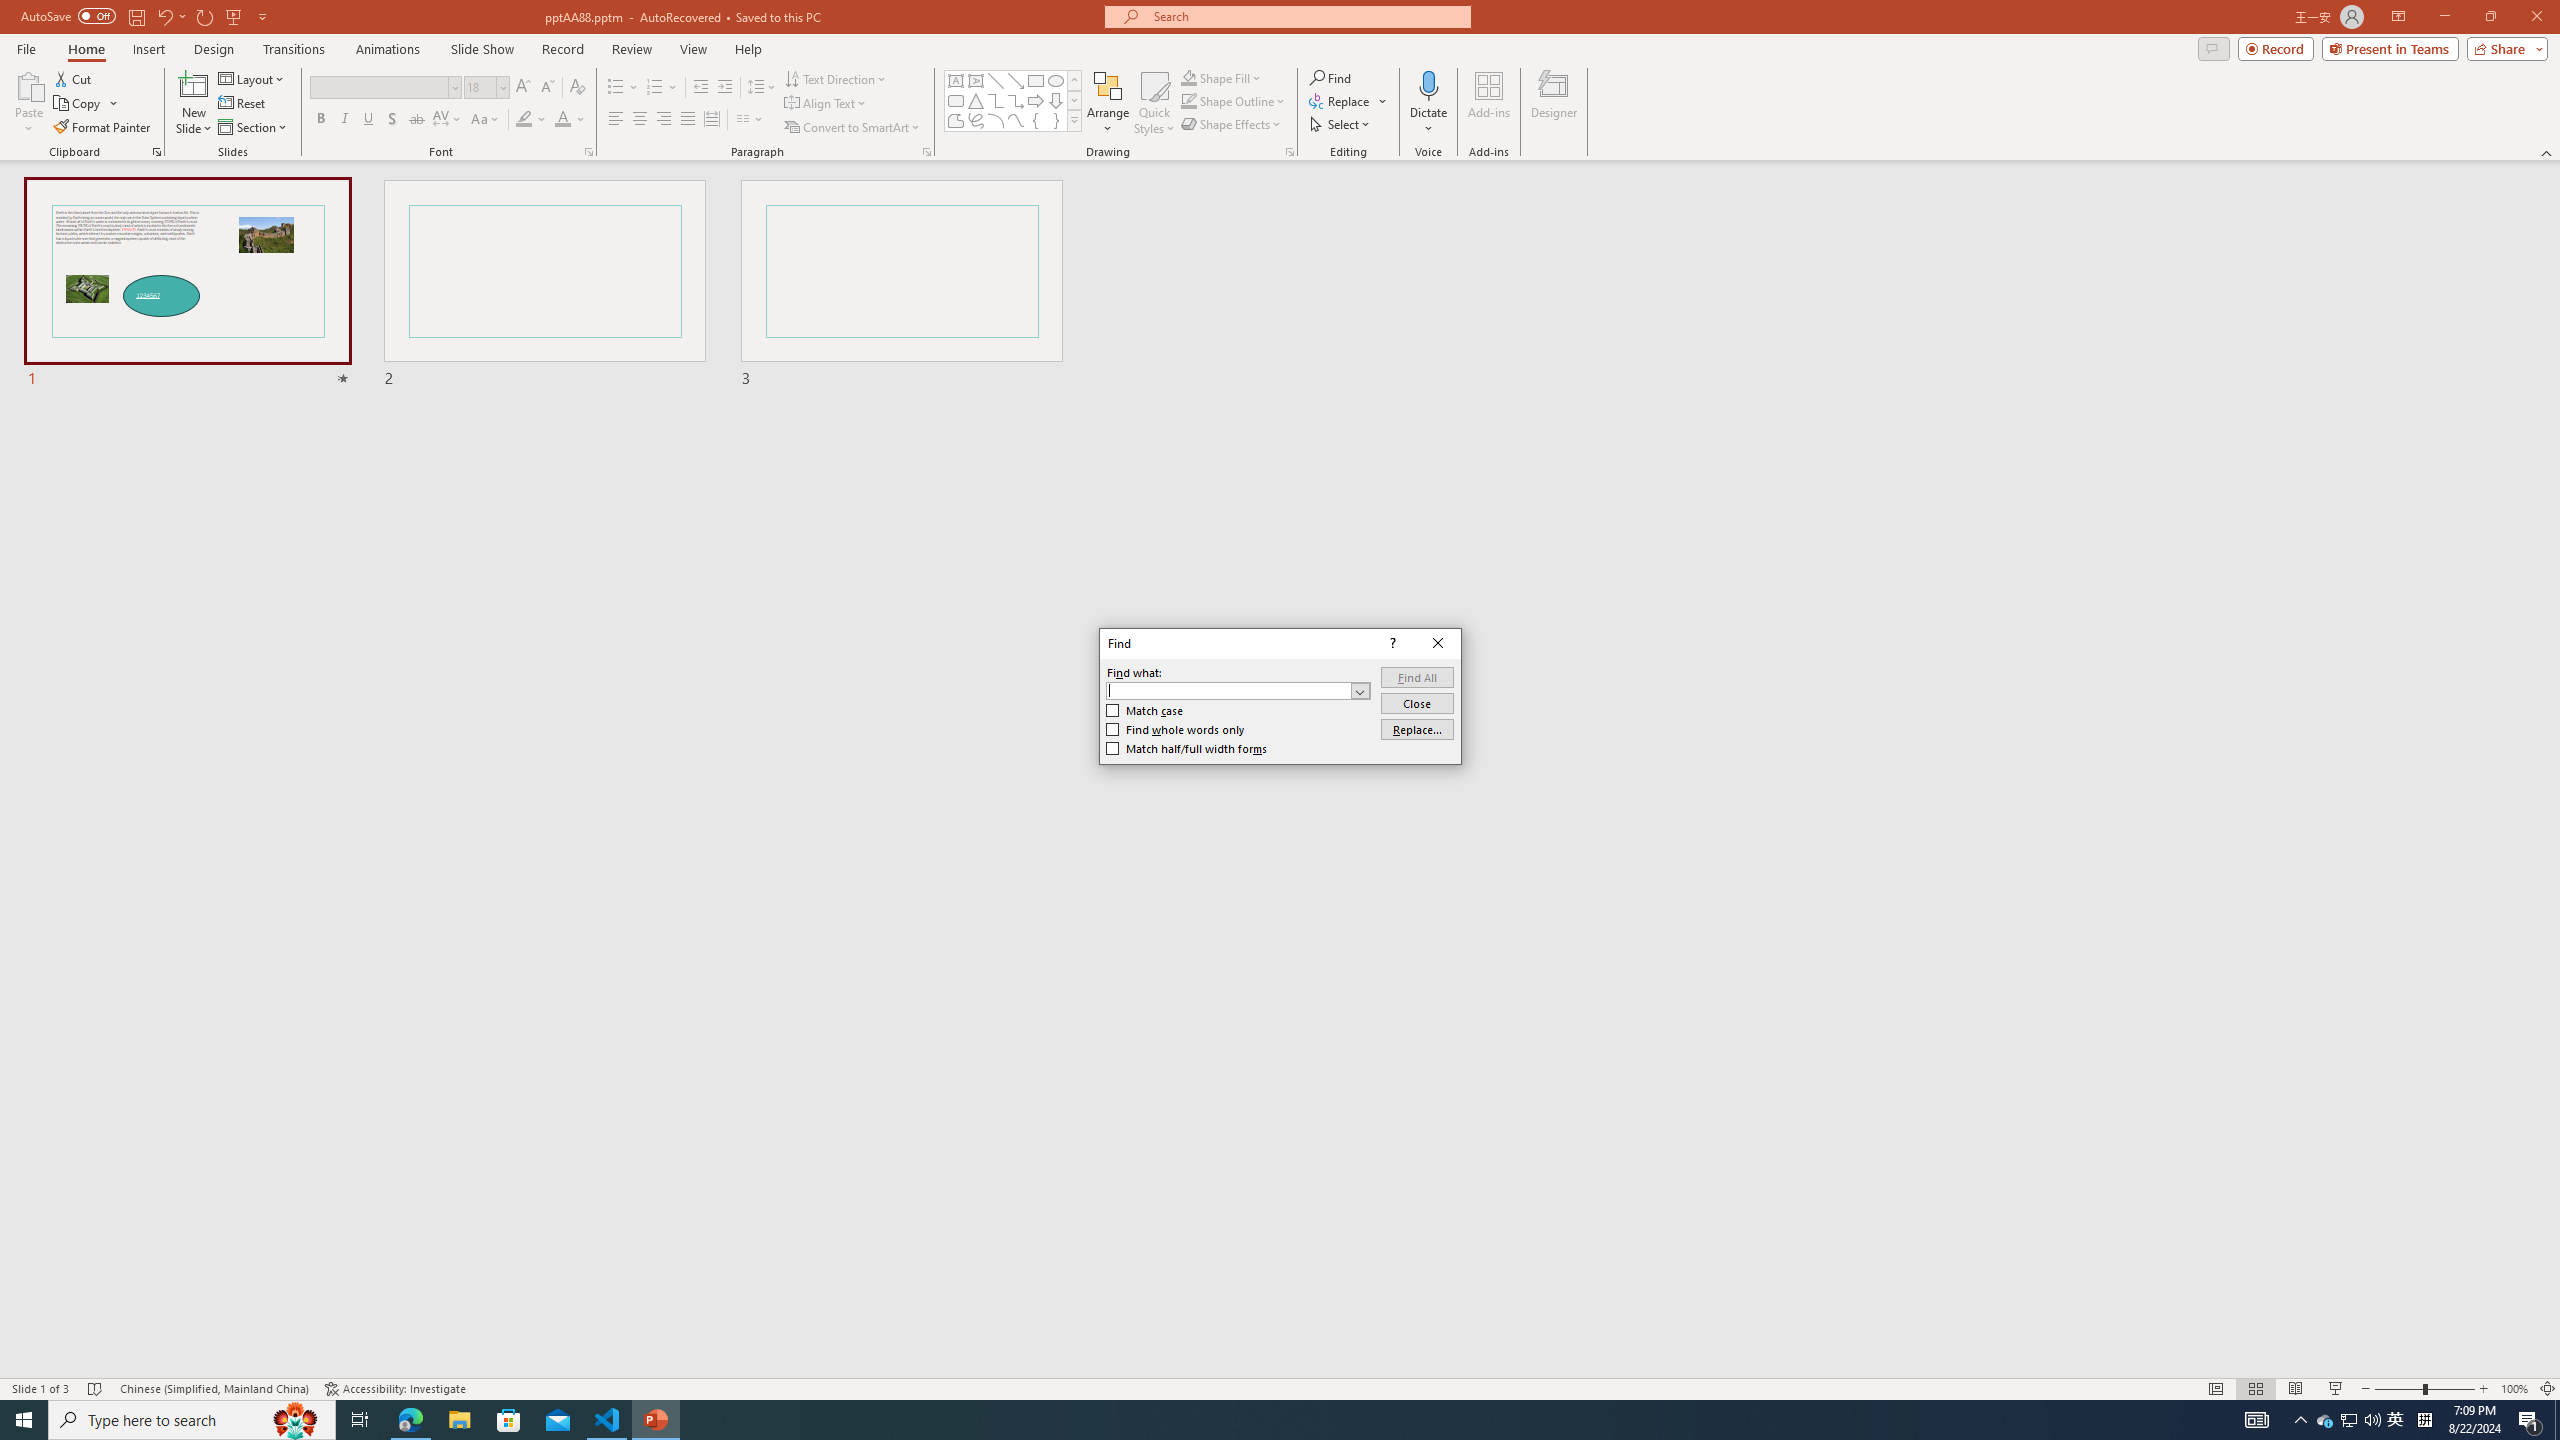  Describe the element at coordinates (2515, 1389) in the screenshot. I see `'Zoom 100%'` at that location.